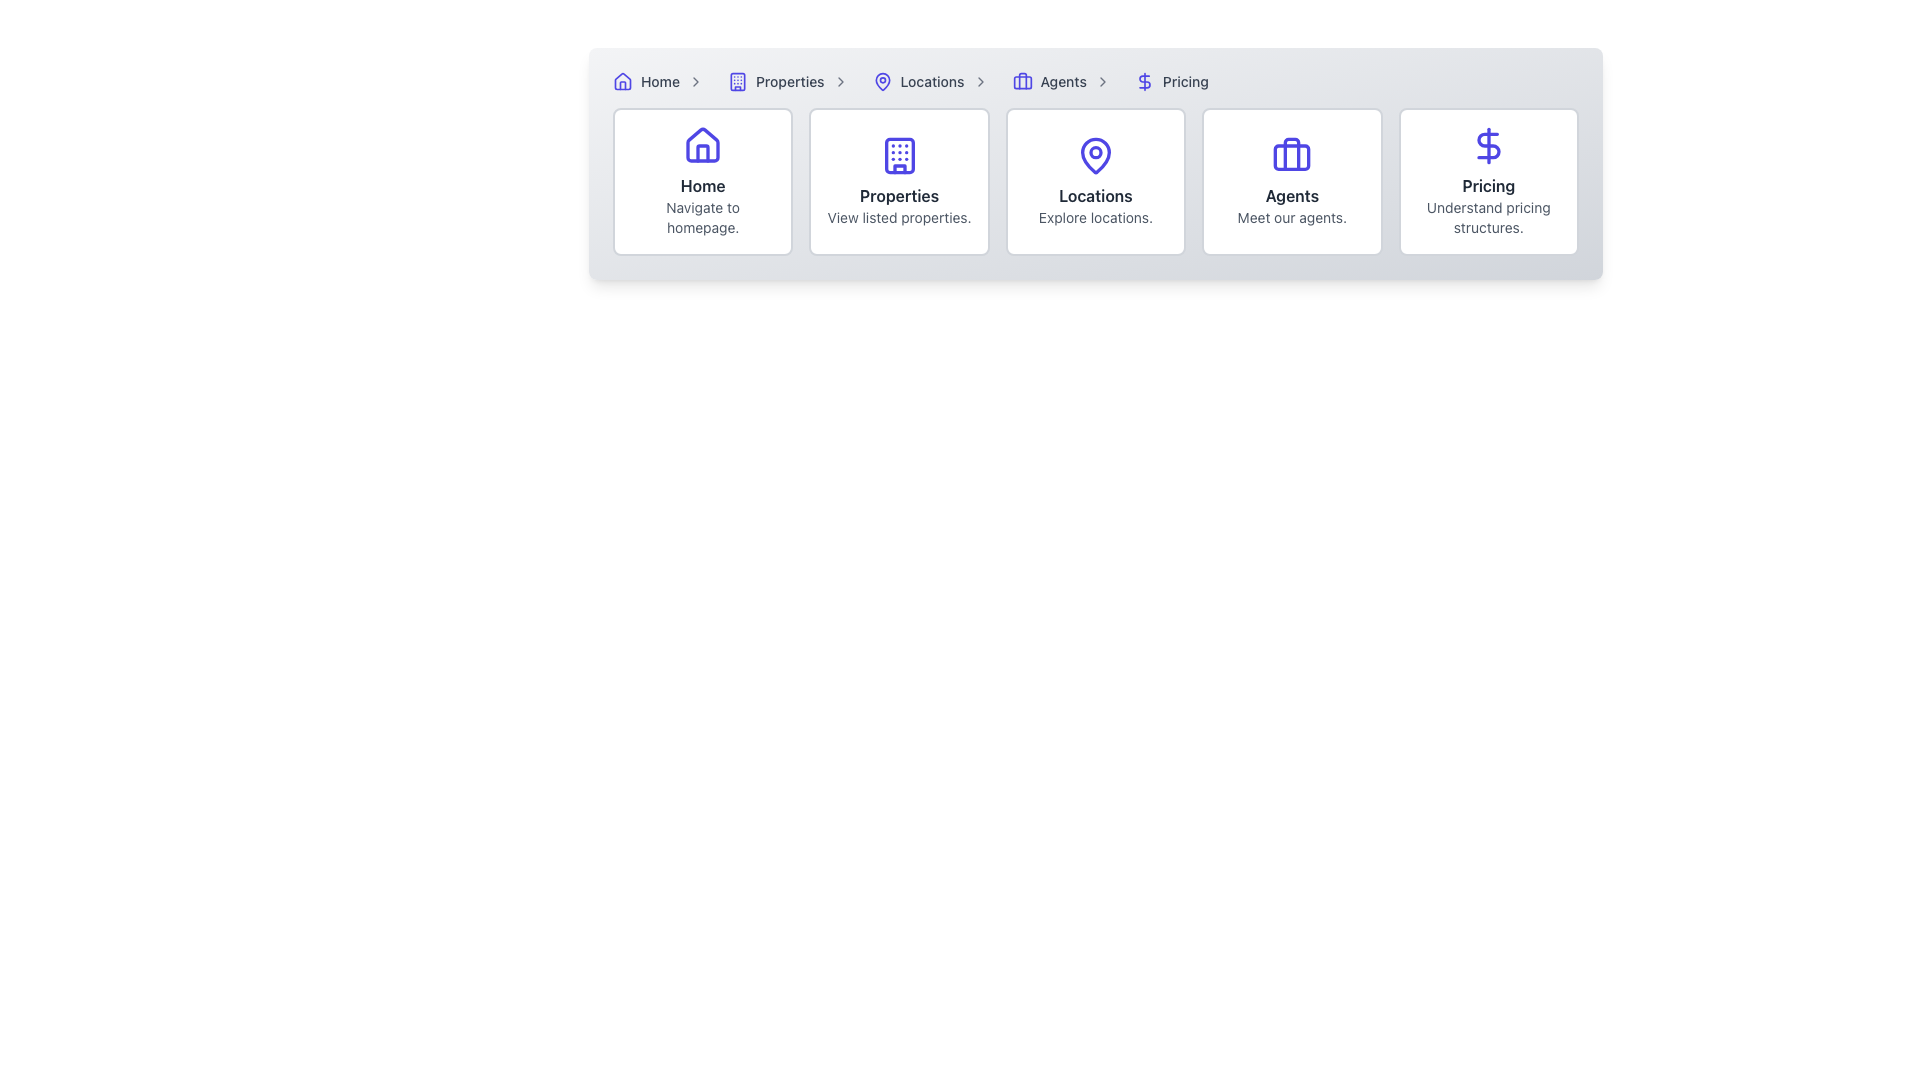  What do you see at coordinates (703, 144) in the screenshot?
I see `the house-shaped icon outlined in bold indigo strokes, which is located within the 'Home' navigation card at the top left section of the interface` at bounding box center [703, 144].